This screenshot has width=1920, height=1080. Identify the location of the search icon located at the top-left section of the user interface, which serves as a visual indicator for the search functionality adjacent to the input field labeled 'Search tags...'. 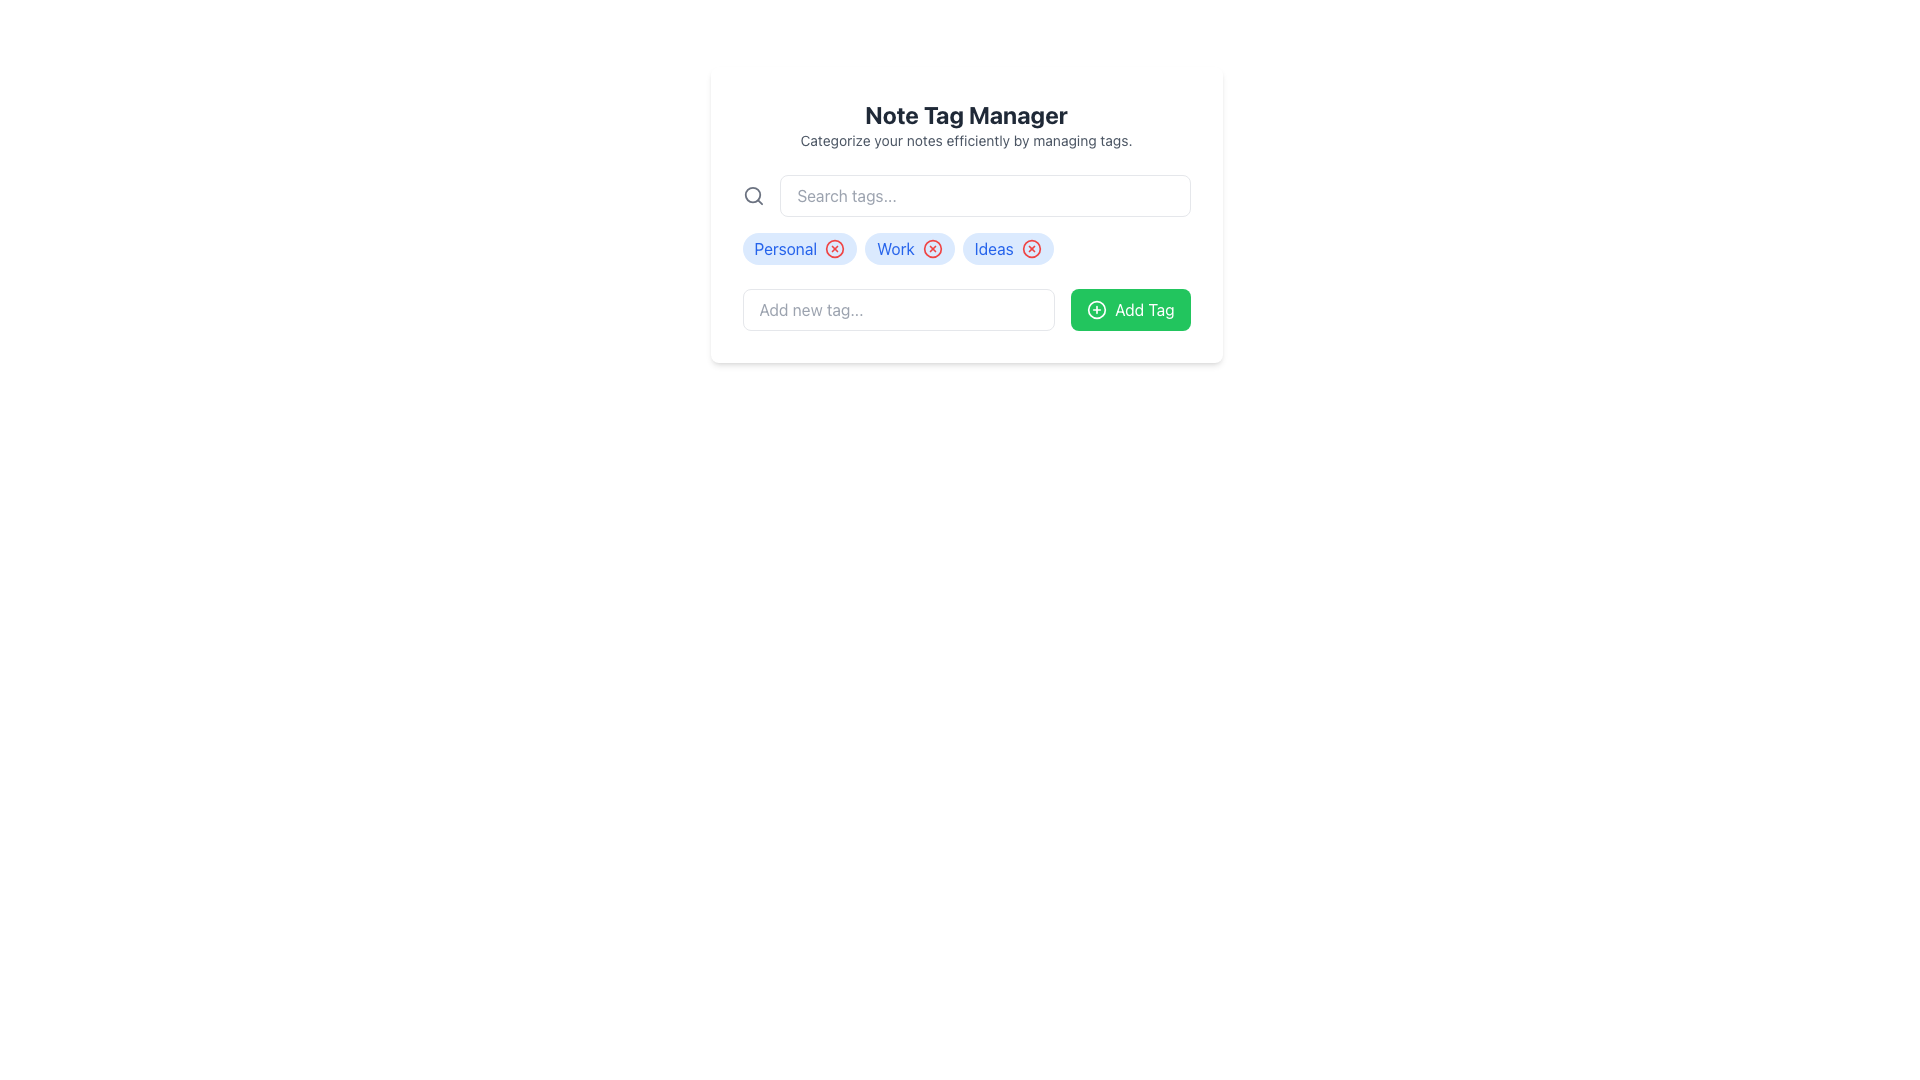
(752, 196).